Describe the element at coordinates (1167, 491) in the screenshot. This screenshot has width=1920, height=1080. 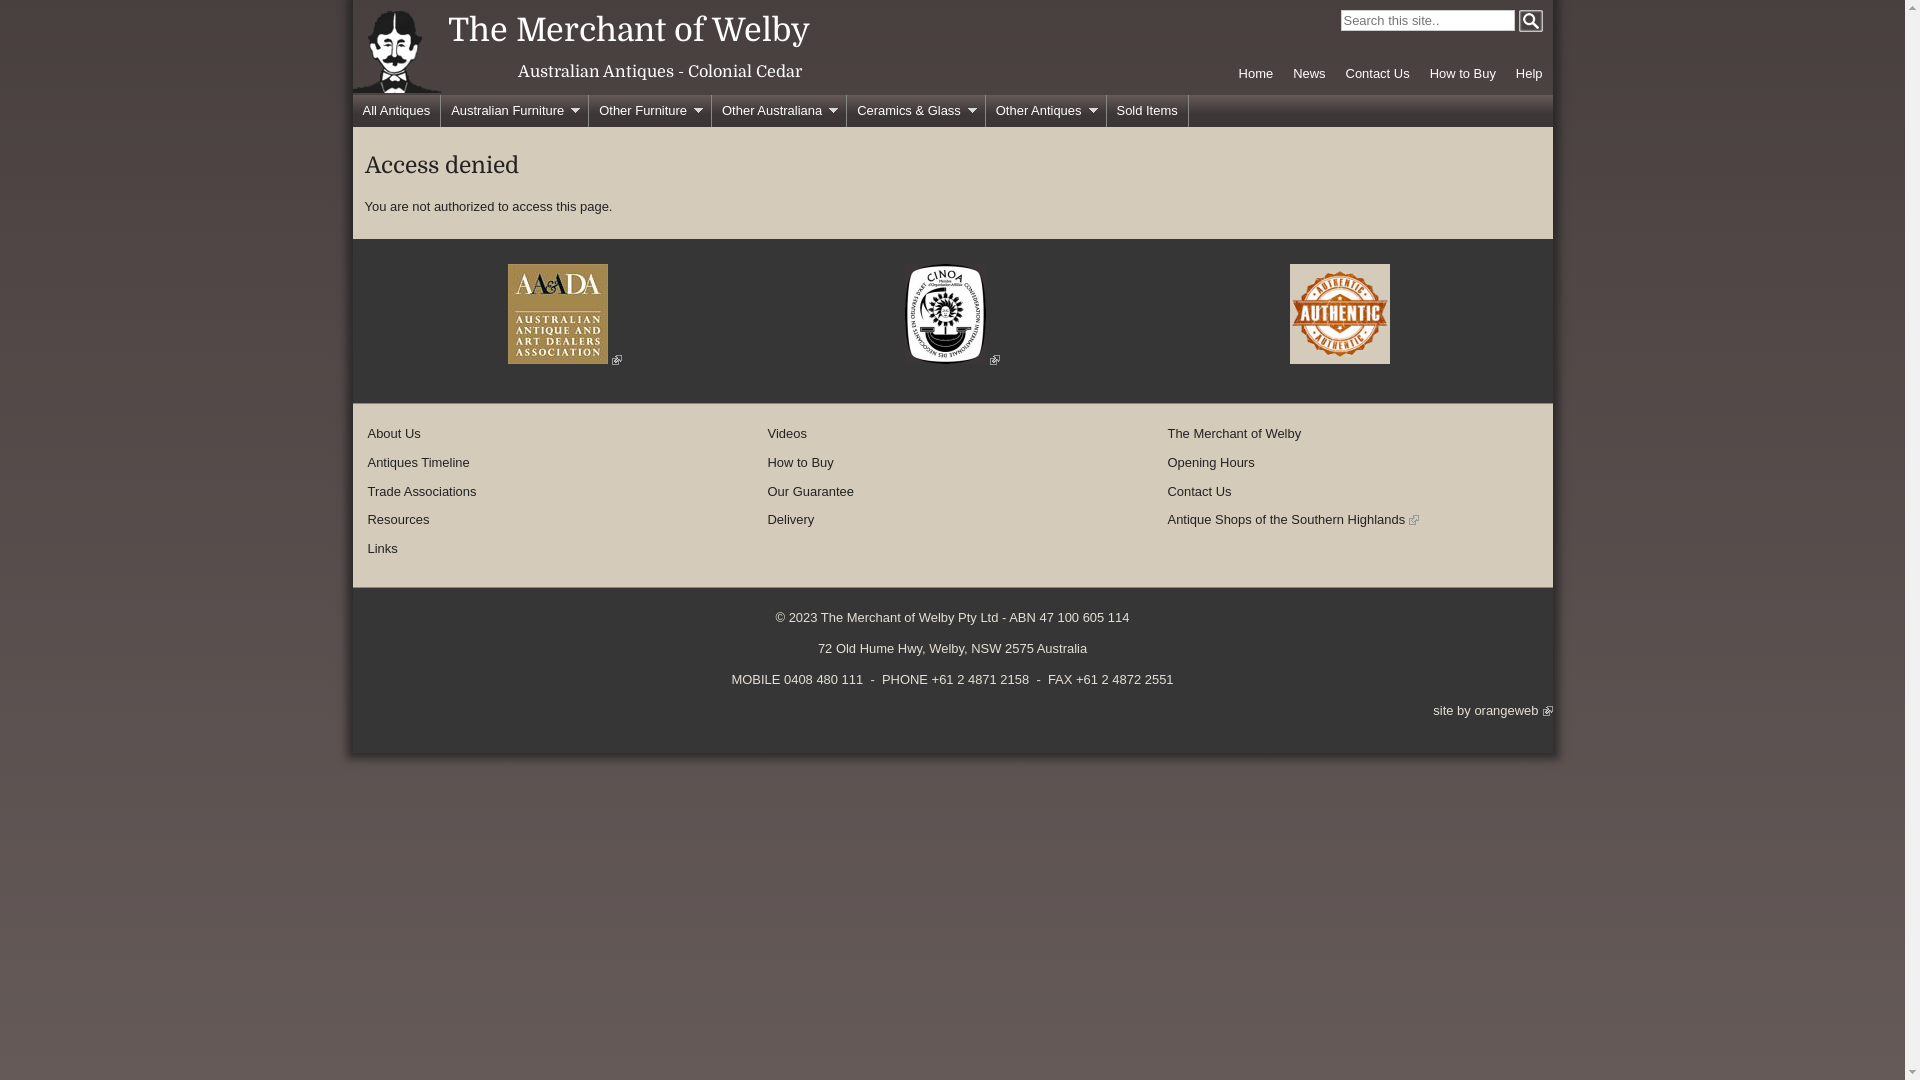
I see `'Contact Us'` at that location.